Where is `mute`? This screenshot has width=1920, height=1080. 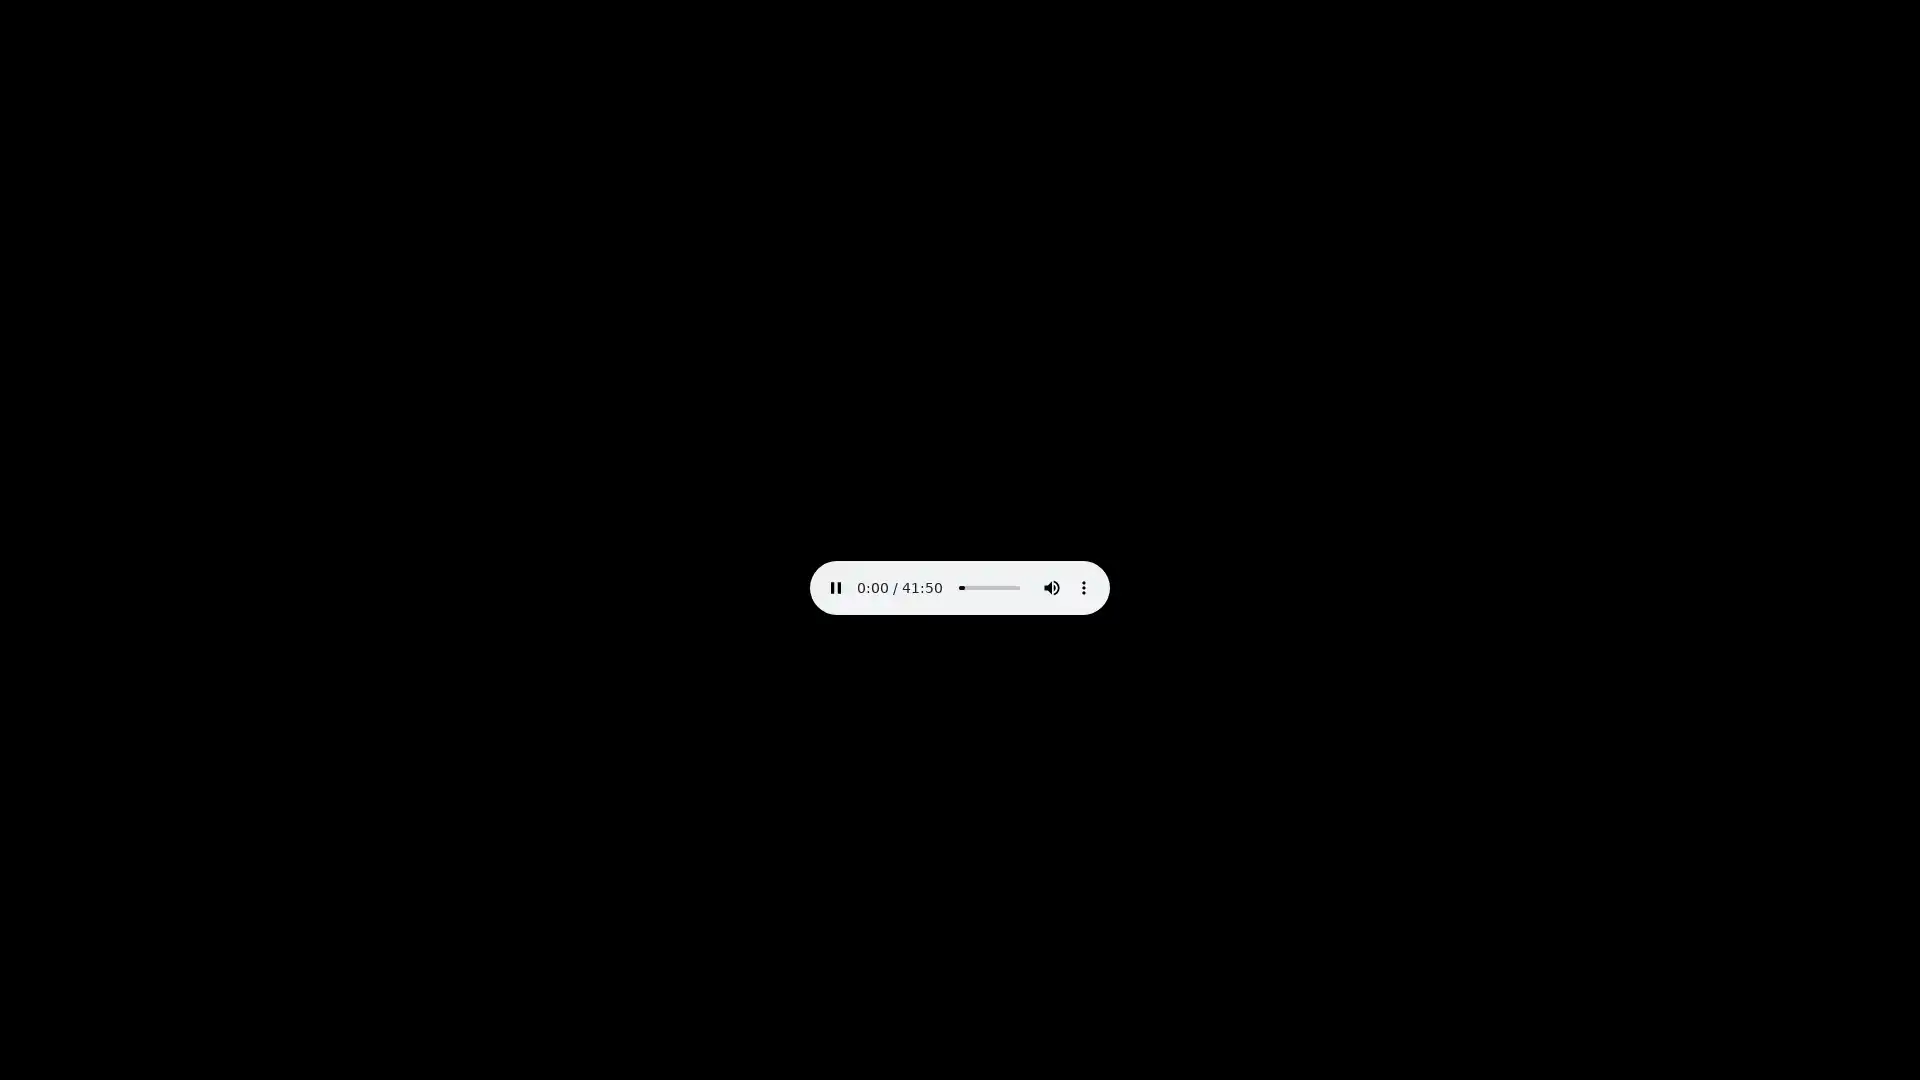 mute is located at coordinates (1050, 586).